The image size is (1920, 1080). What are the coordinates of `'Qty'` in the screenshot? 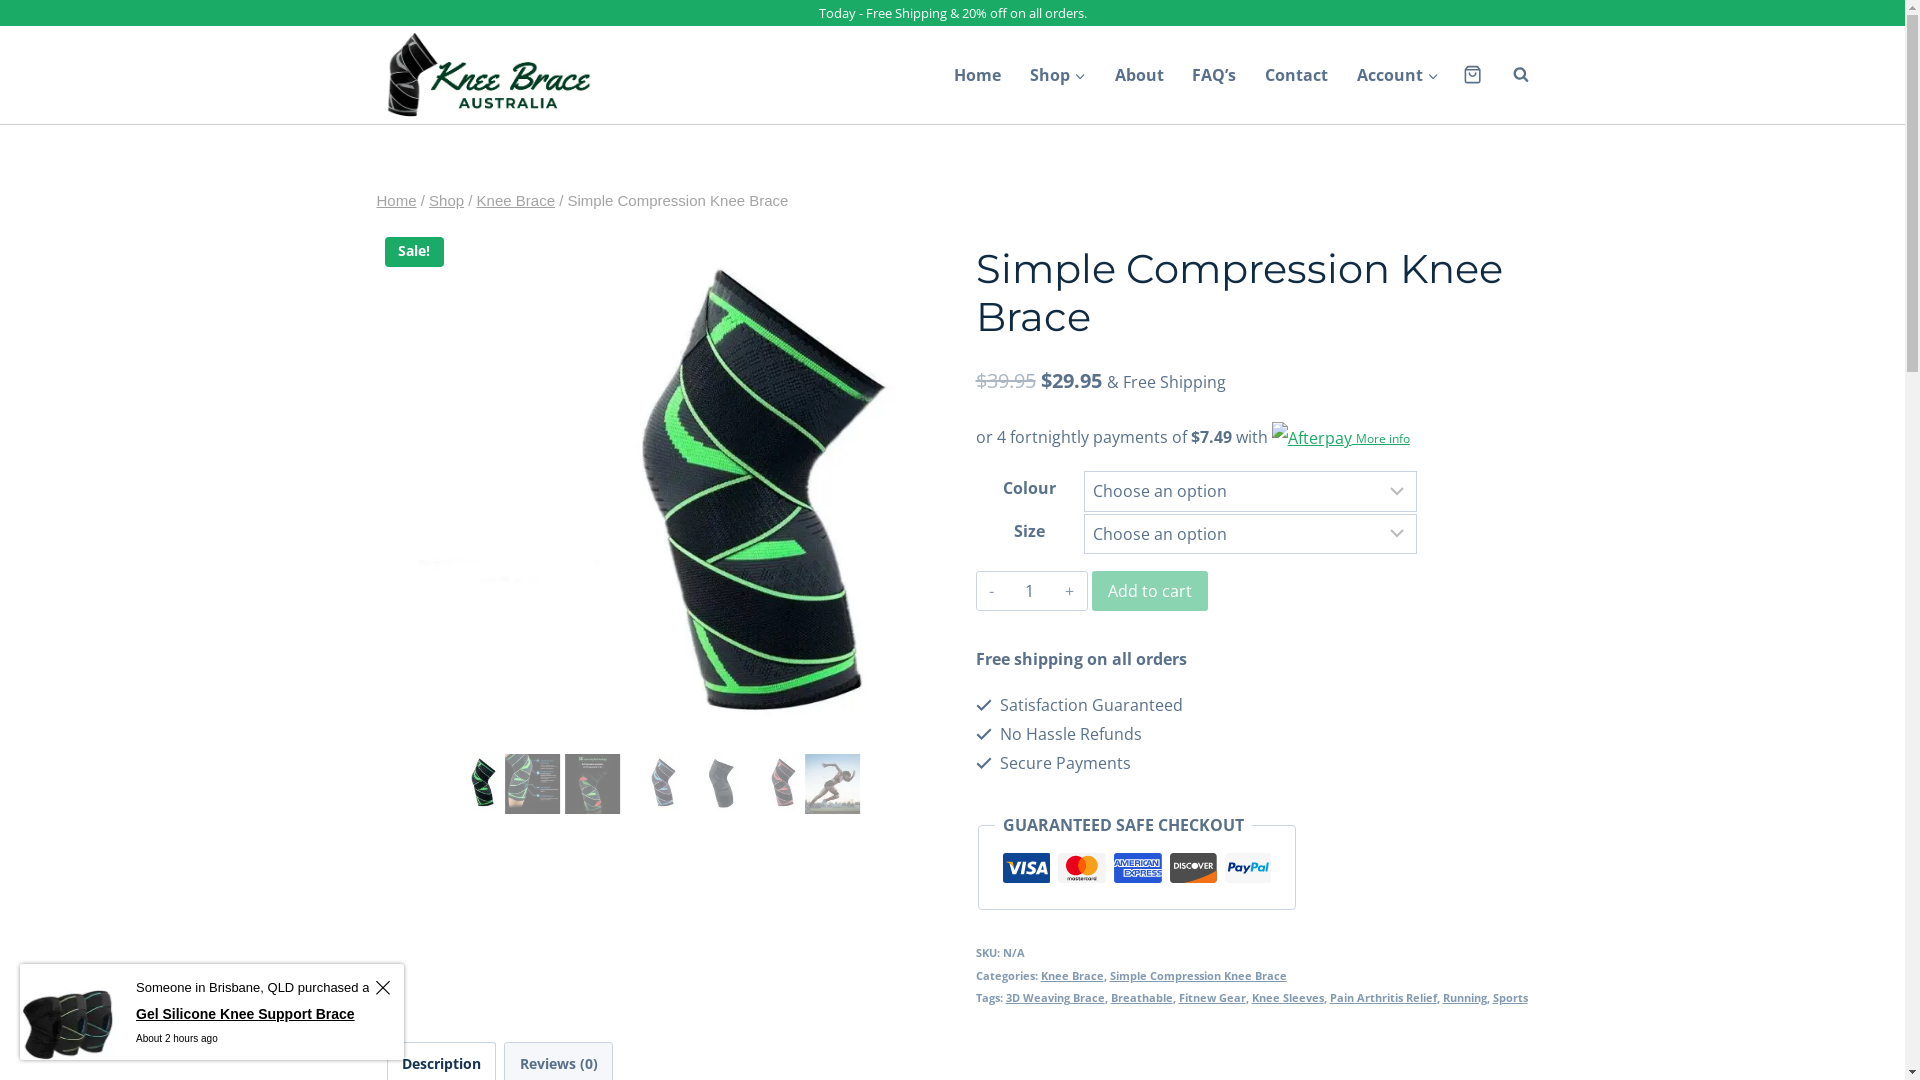 It's located at (1011, 589).